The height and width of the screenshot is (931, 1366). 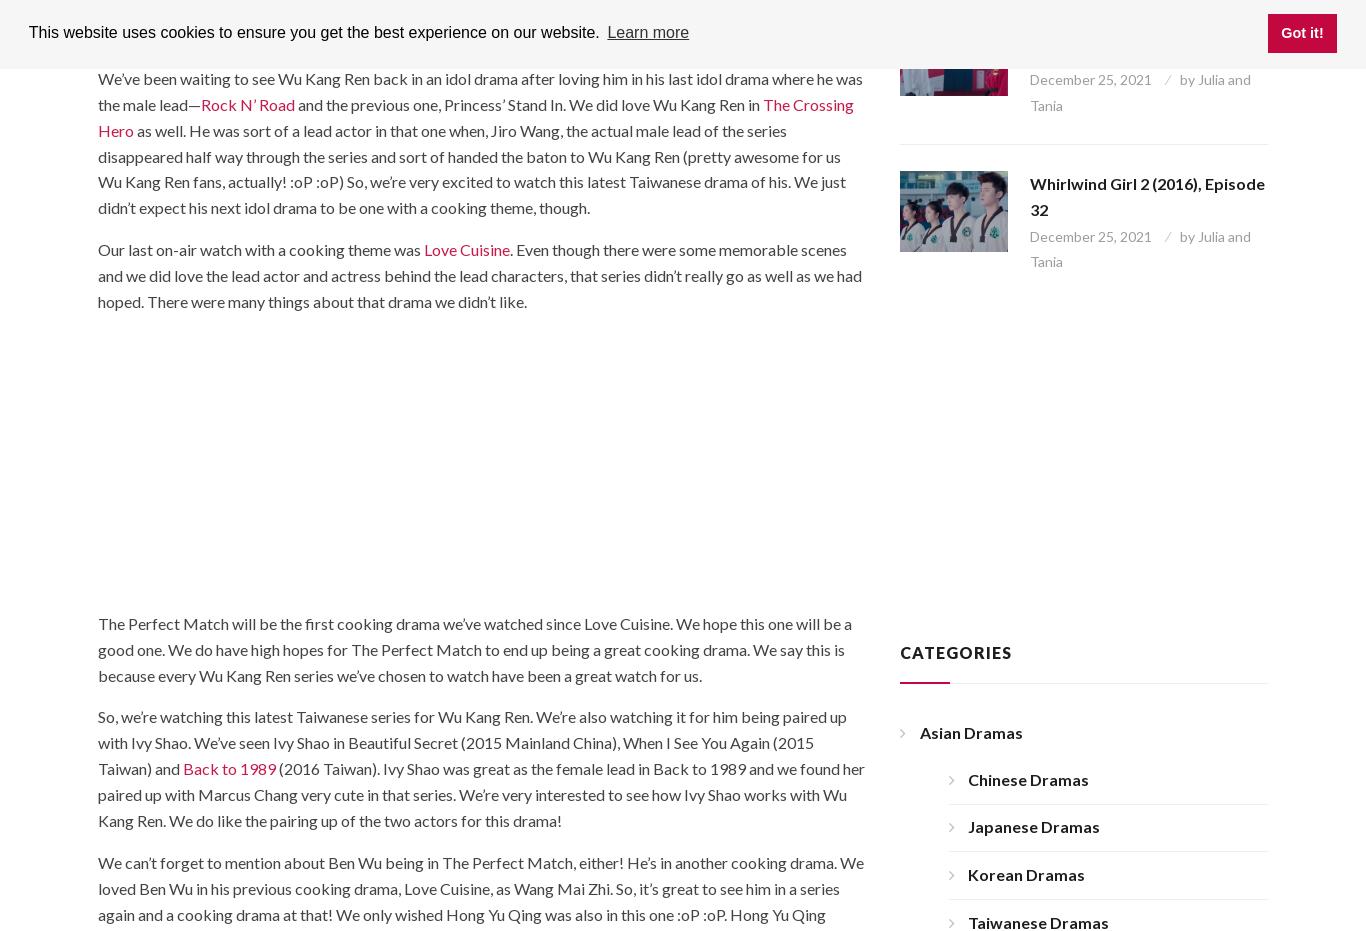 What do you see at coordinates (1300, 31) in the screenshot?
I see `'Got it!'` at bounding box center [1300, 31].